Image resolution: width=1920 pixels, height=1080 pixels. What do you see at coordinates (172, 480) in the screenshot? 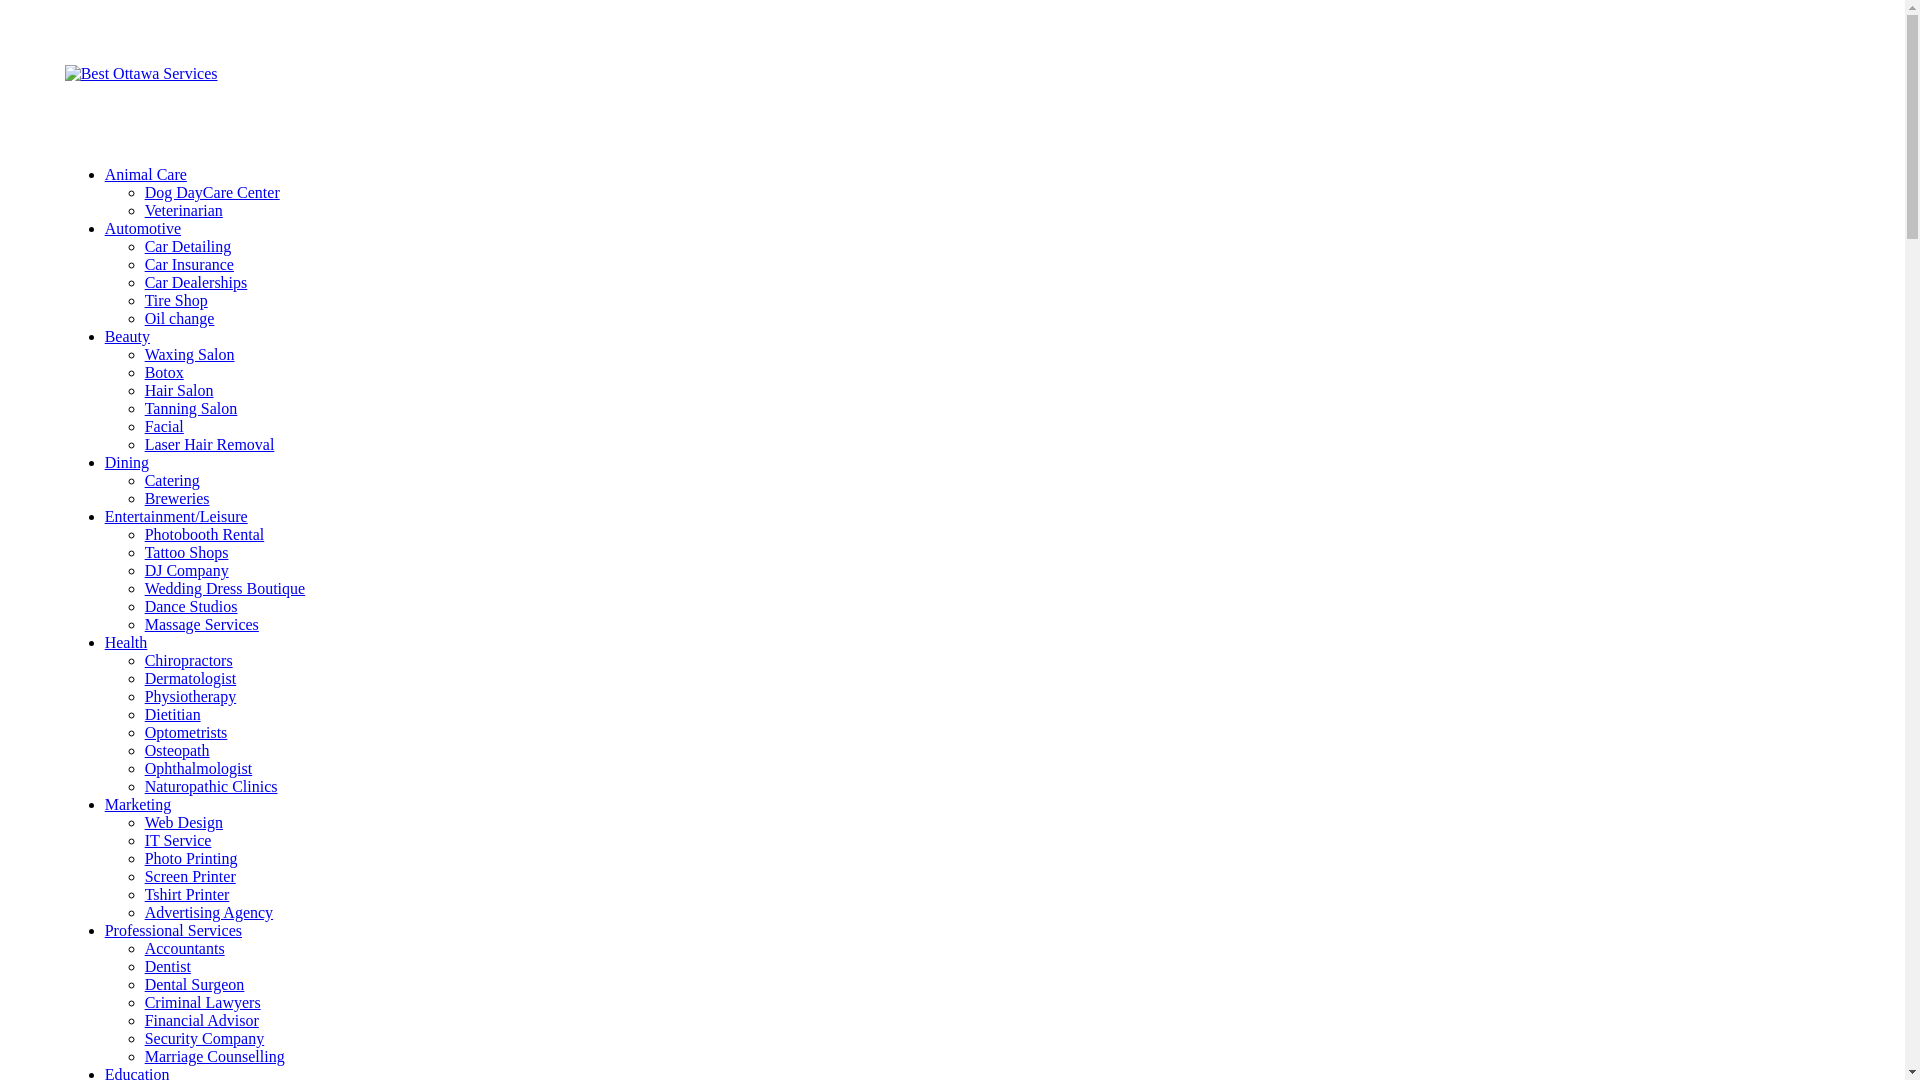
I see `'Catering'` at bounding box center [172, 480].